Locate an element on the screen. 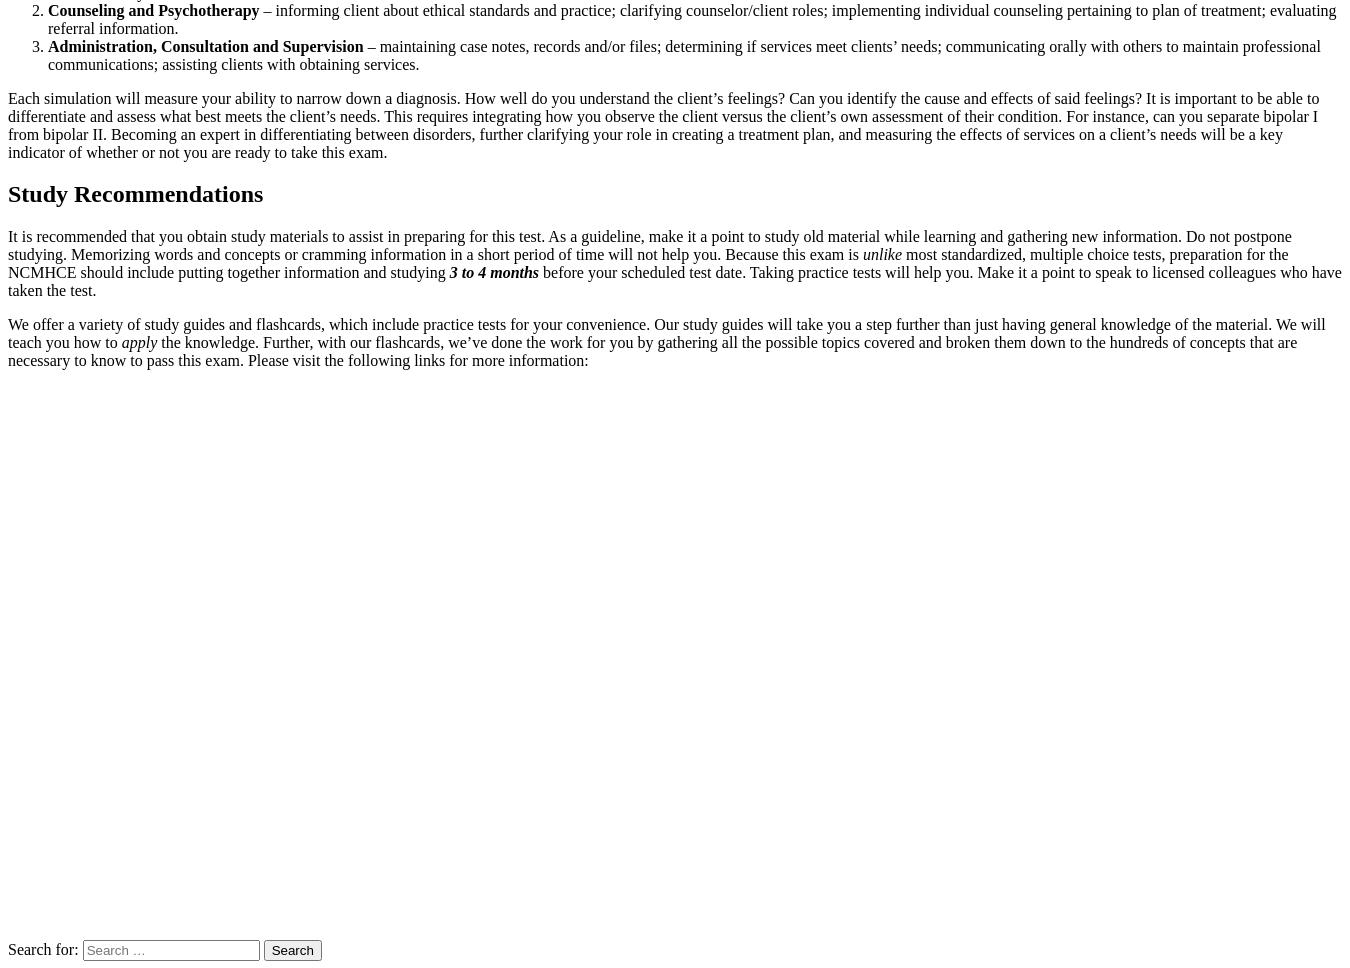 The width and height of the screenshot is (1350, 968). 'Administration, Consultation and Supervision' is located at coordinates (205, 44).